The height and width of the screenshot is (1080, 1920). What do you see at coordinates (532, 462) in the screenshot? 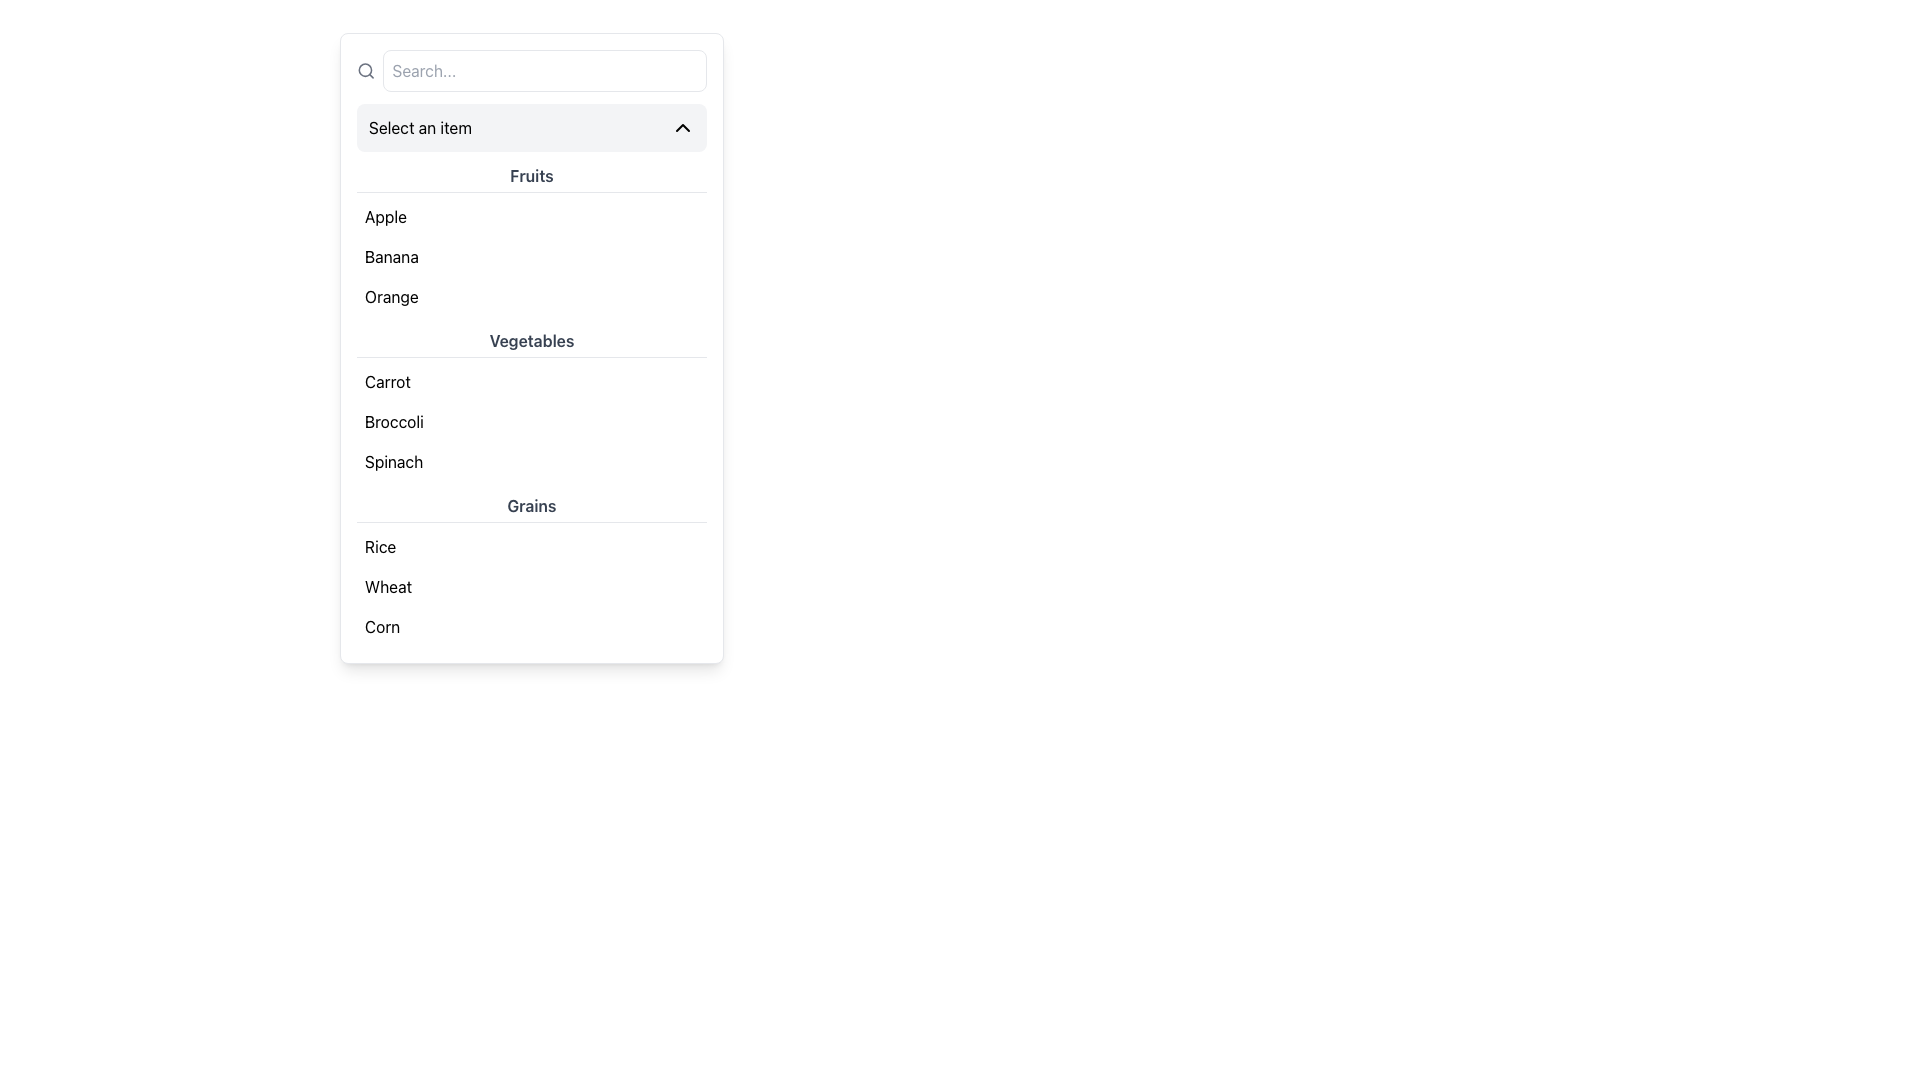
I see `the third item in the 'Vegetables' section of the dropdown menu` at bounding box center [532, 462].